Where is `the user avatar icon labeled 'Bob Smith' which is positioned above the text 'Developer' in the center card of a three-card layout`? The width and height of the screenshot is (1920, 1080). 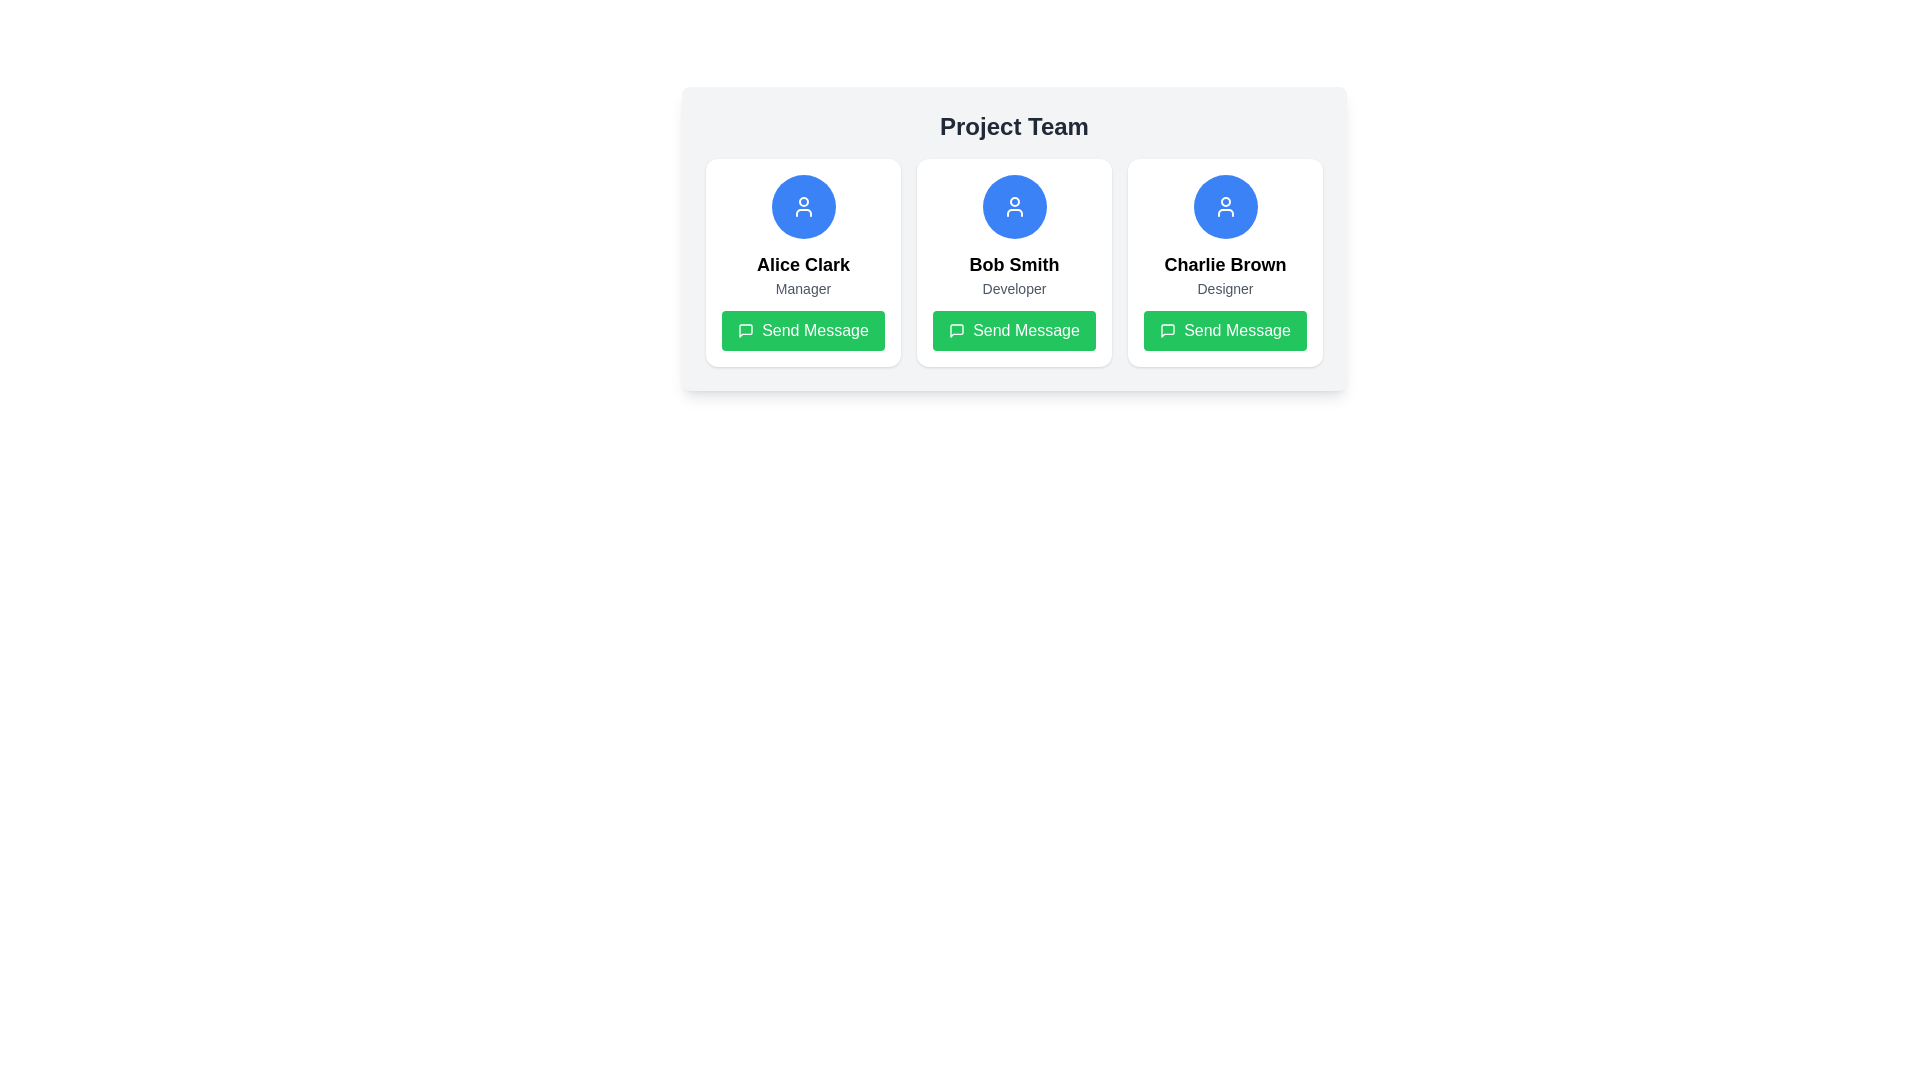
the user avatar icon labeled 'Bob Smith' which is positioned above the text 'Developer' in the center card of a three-card layout is located at coordinates (1014, 207).